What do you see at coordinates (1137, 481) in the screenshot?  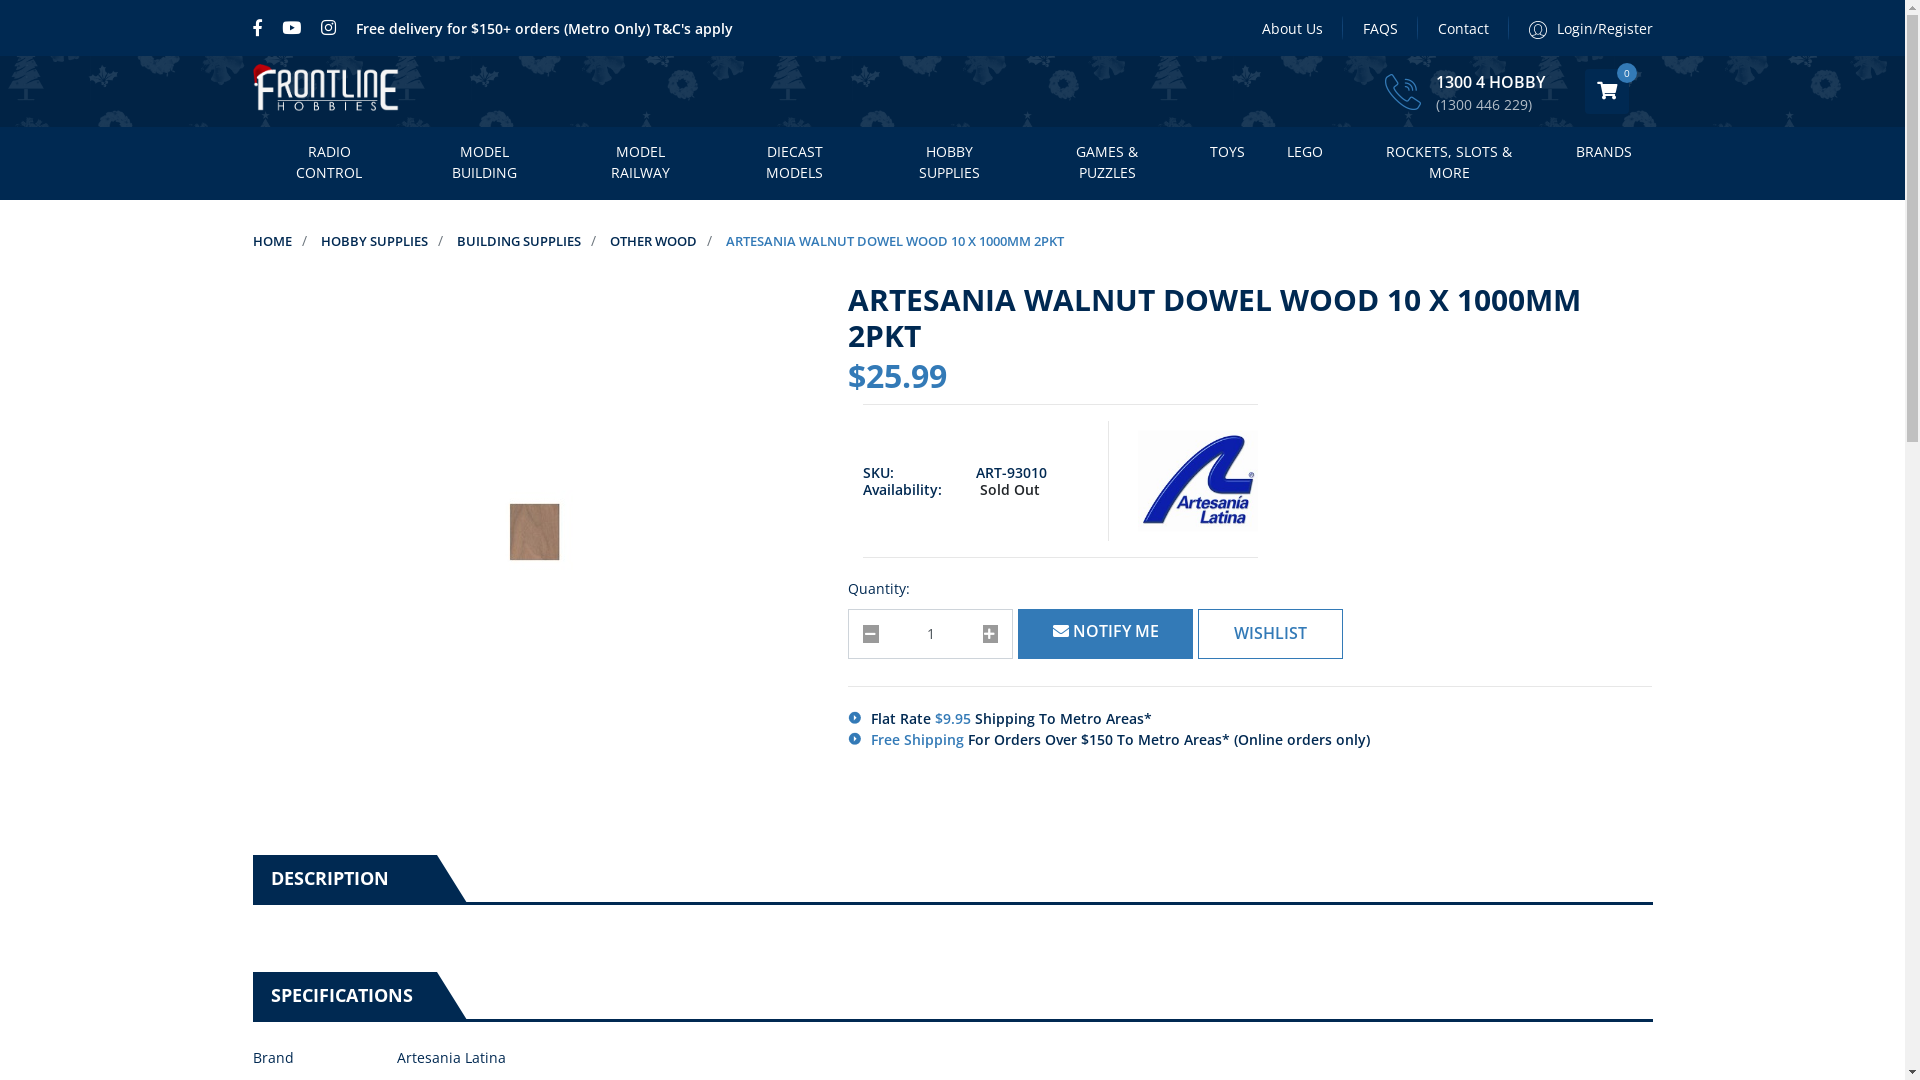 I see `'Artesania Latina'` at bounding box center [1137, 481].